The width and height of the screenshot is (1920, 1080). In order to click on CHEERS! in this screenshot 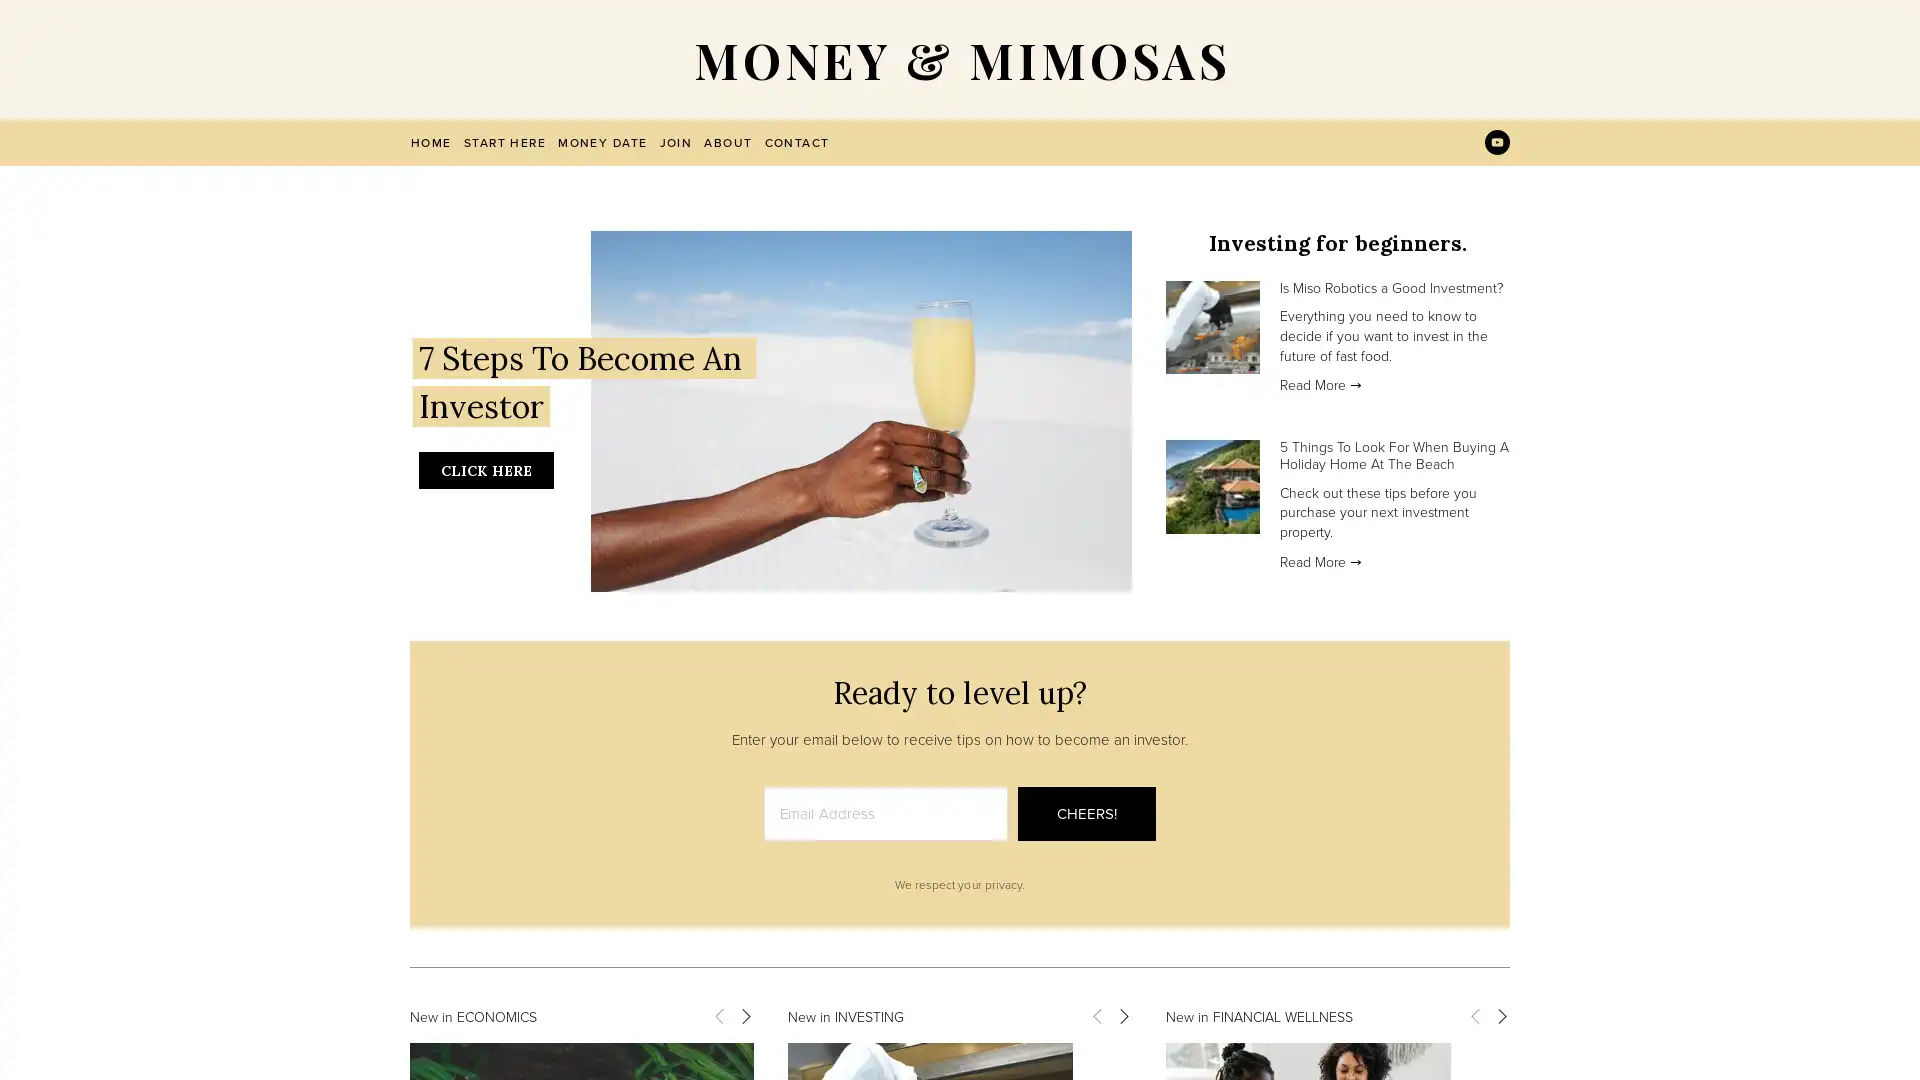, I will do `click(1085, 813)`.